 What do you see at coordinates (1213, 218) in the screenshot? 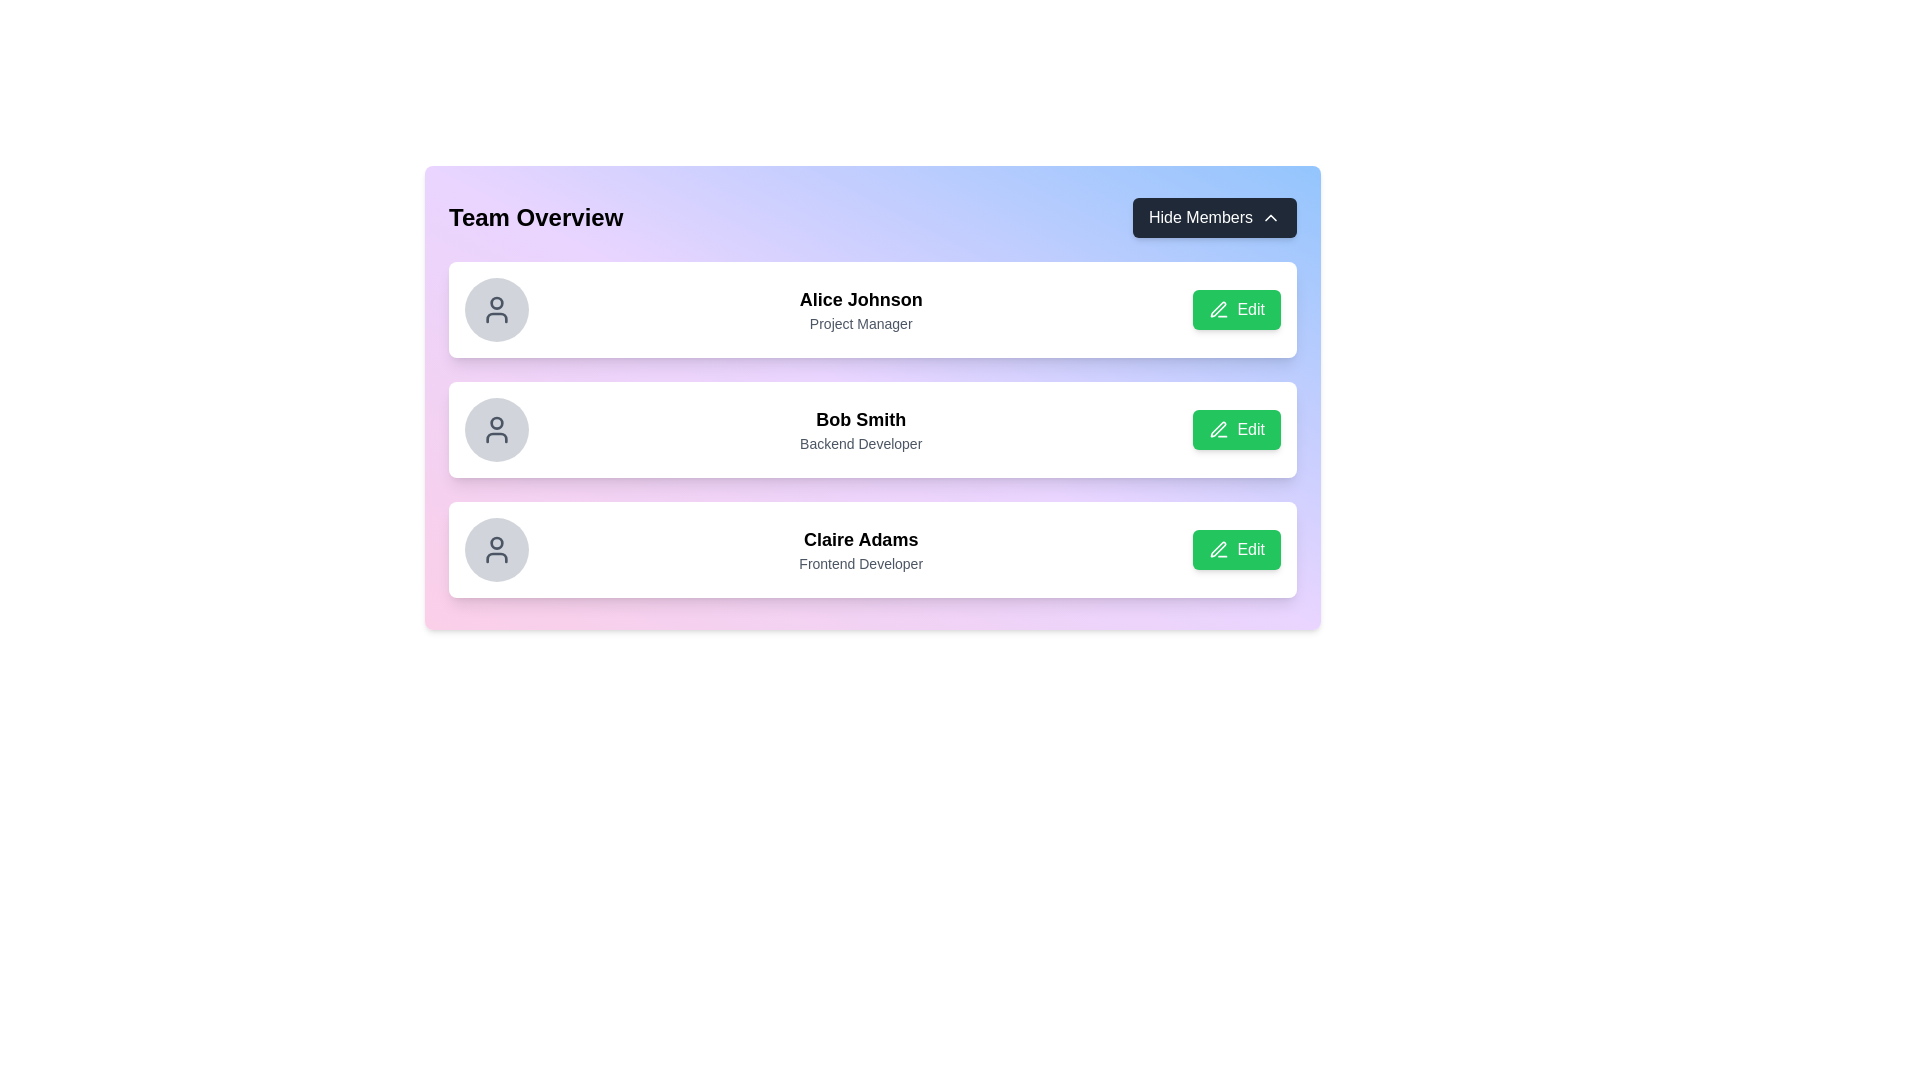
I see `the toggle button in the top-right corner of the 'Team Overview' section` at bounding box center [1213, 218].